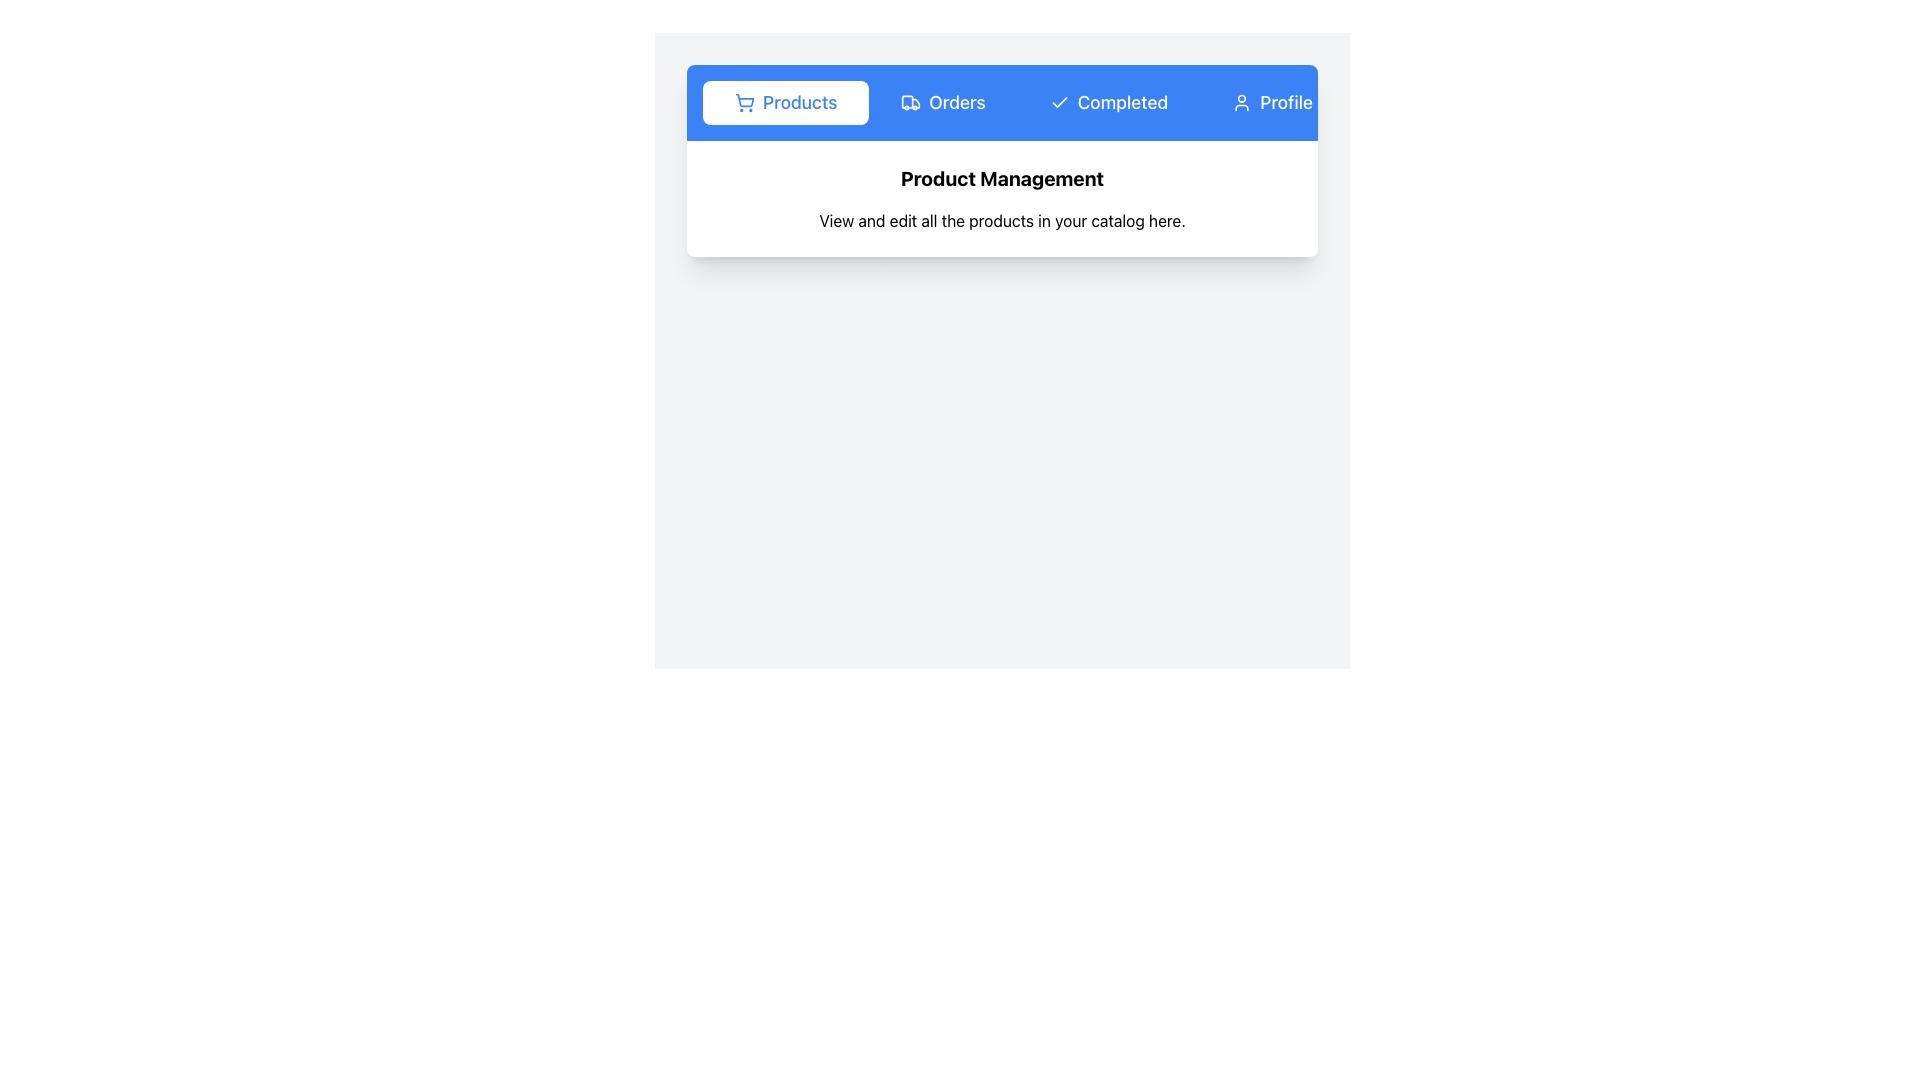 The width and height of the screenshot is (1920, 1080). I want to click on the first button in the blue navigation bar at the top of the section to direct the user to the products section for visual feedback, so click(785, 103).